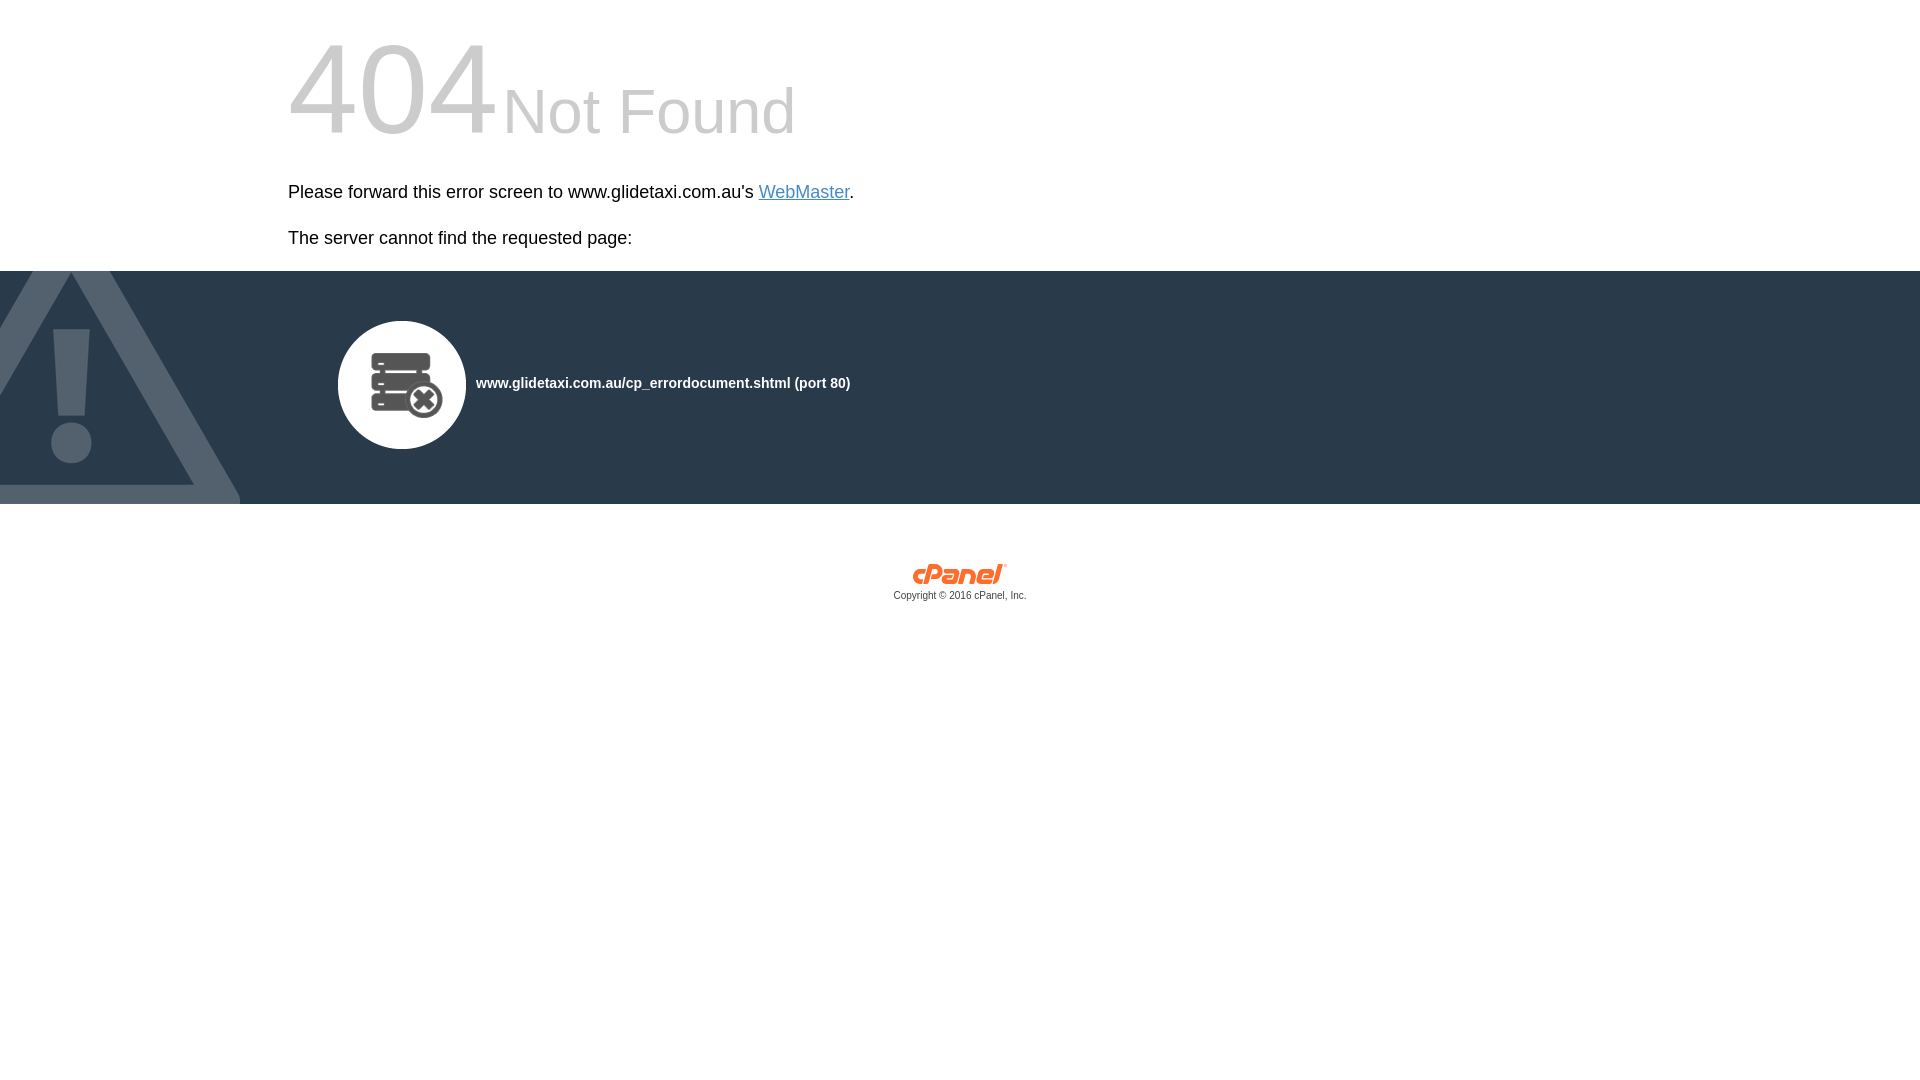 The width and height of the screenshot is (1920, 1080). Describe the element at coordinates (804, 192) in the screenshot. I see `'WebMaster'` at that location.